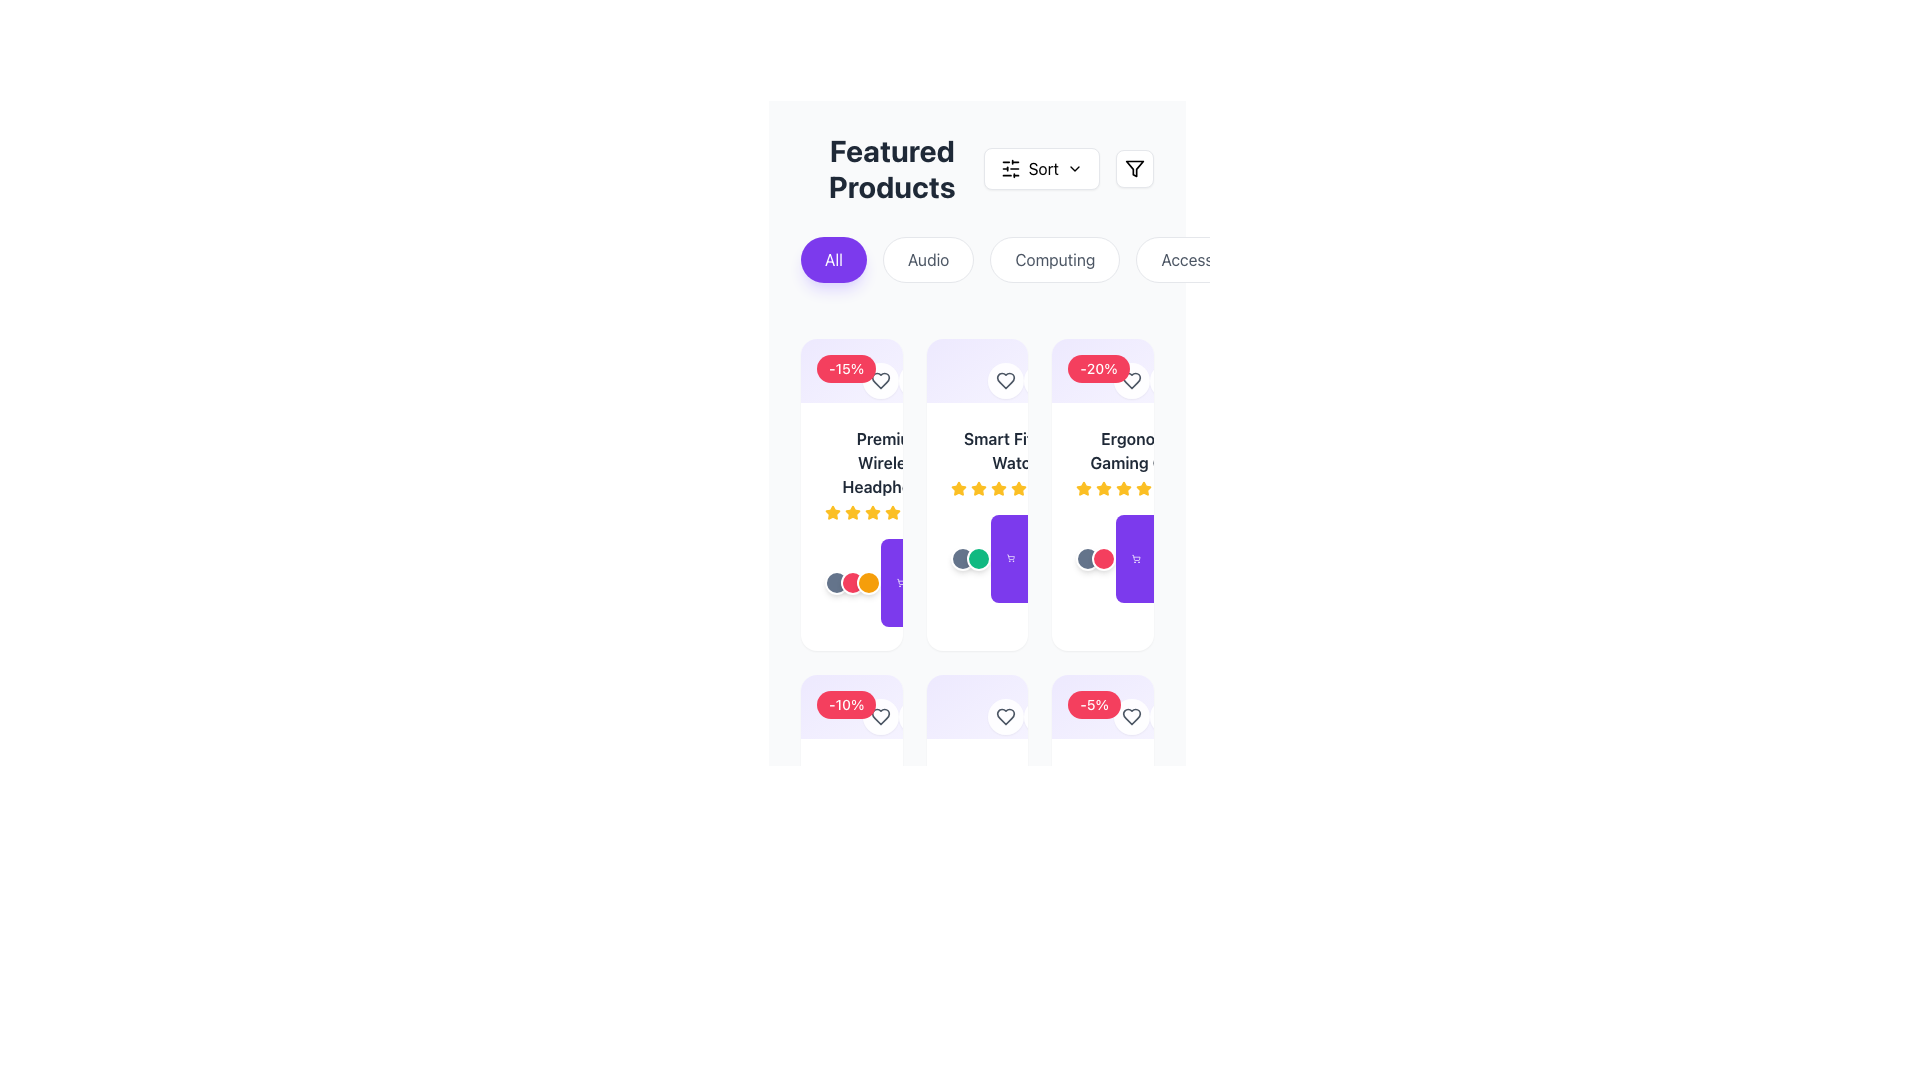 The height and width of the screenshot is (1080, 1920). Describe the element at coordinates (889, 462) in the screenshot. I see `the Text label that serves as the title for the product in the product listing, located near the top of the product card, above the yellow rating stars` at that location.